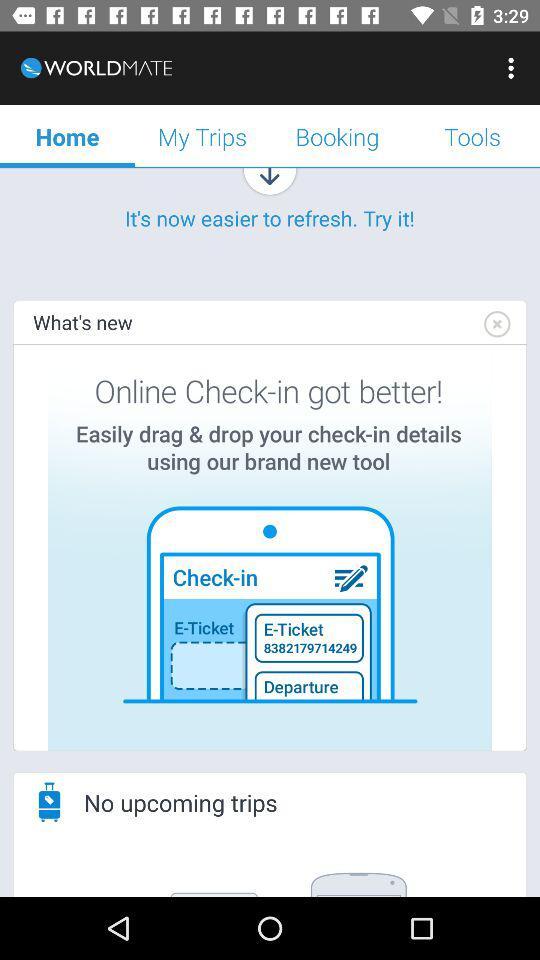 This screenshot has height=960, width=540. What do you see at coordinates (495, 324) in the screenshot?
I see `close` at bounding box center [495, 324].